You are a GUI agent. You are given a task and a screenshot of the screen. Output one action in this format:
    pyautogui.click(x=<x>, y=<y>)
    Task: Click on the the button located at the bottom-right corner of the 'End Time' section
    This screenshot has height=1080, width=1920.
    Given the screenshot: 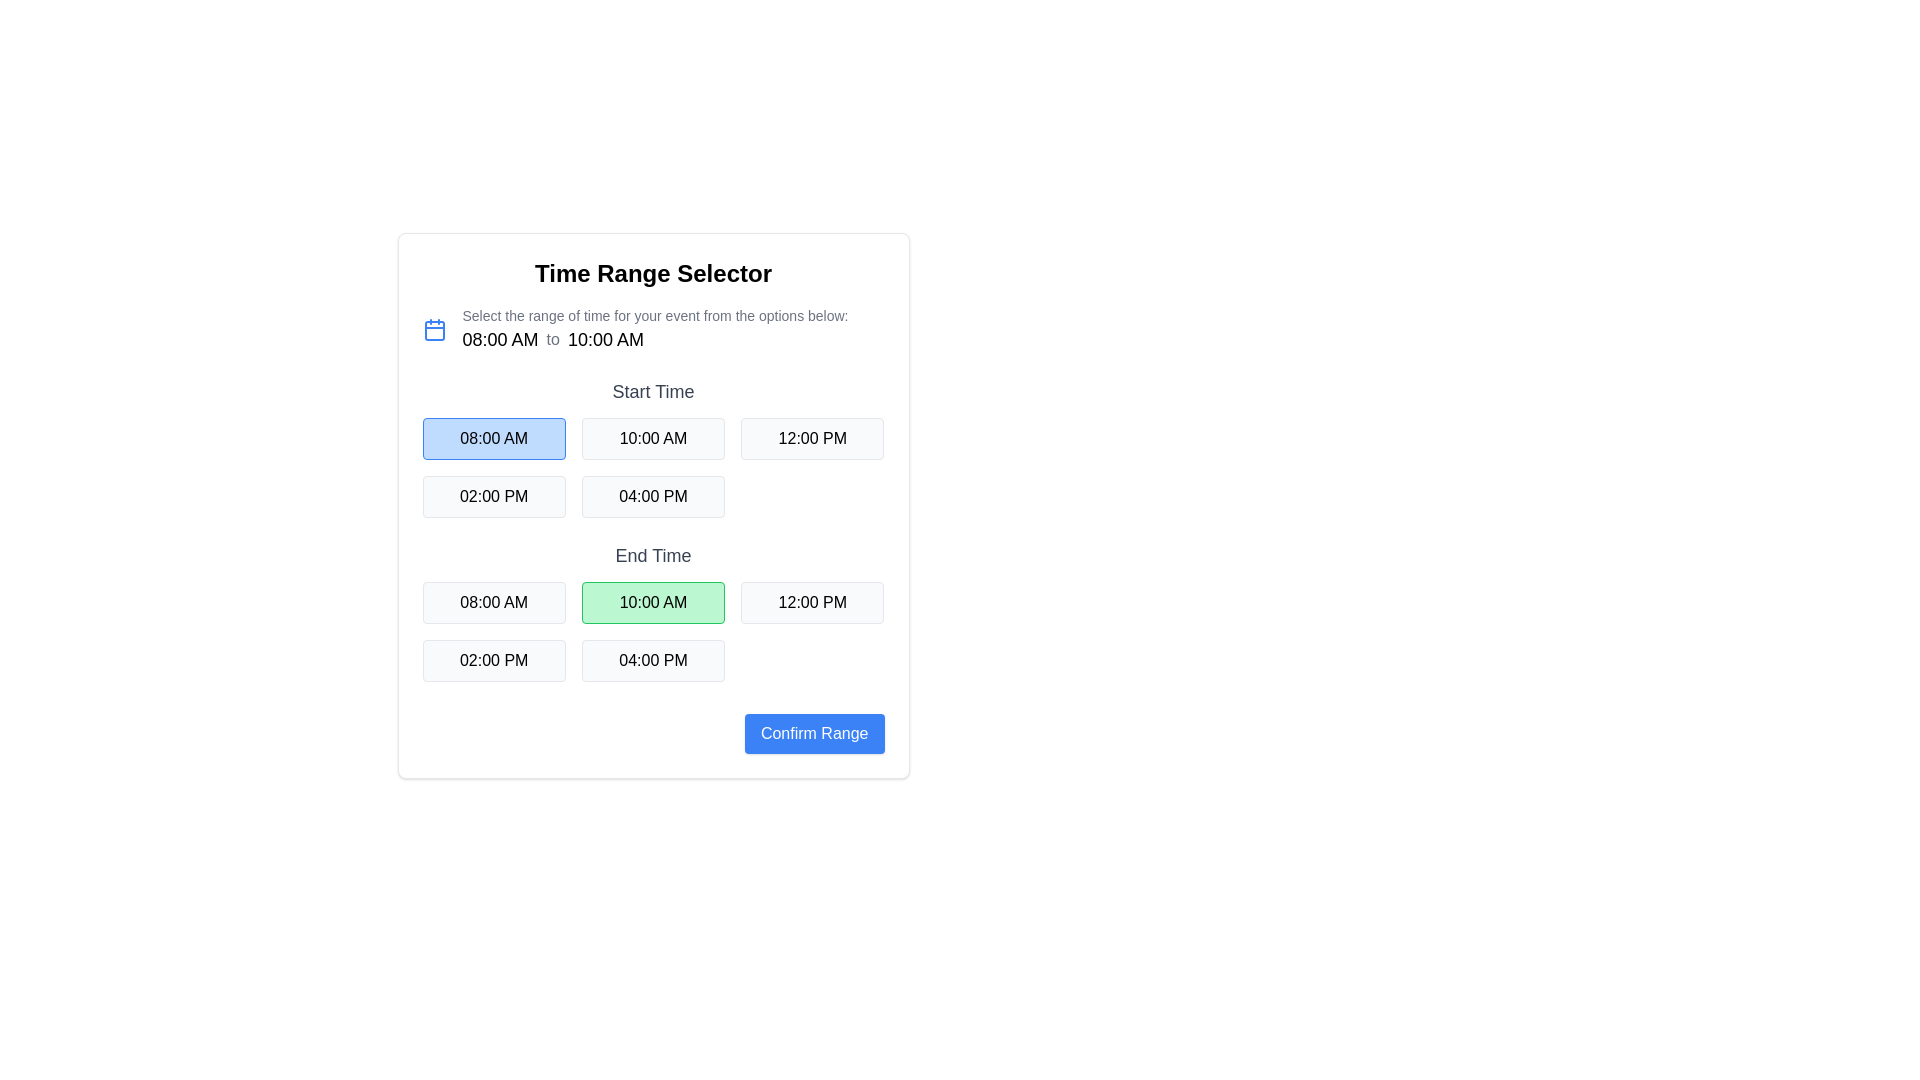 What is the action you would take?
    pyautogui.click(x=814, y=733)
    